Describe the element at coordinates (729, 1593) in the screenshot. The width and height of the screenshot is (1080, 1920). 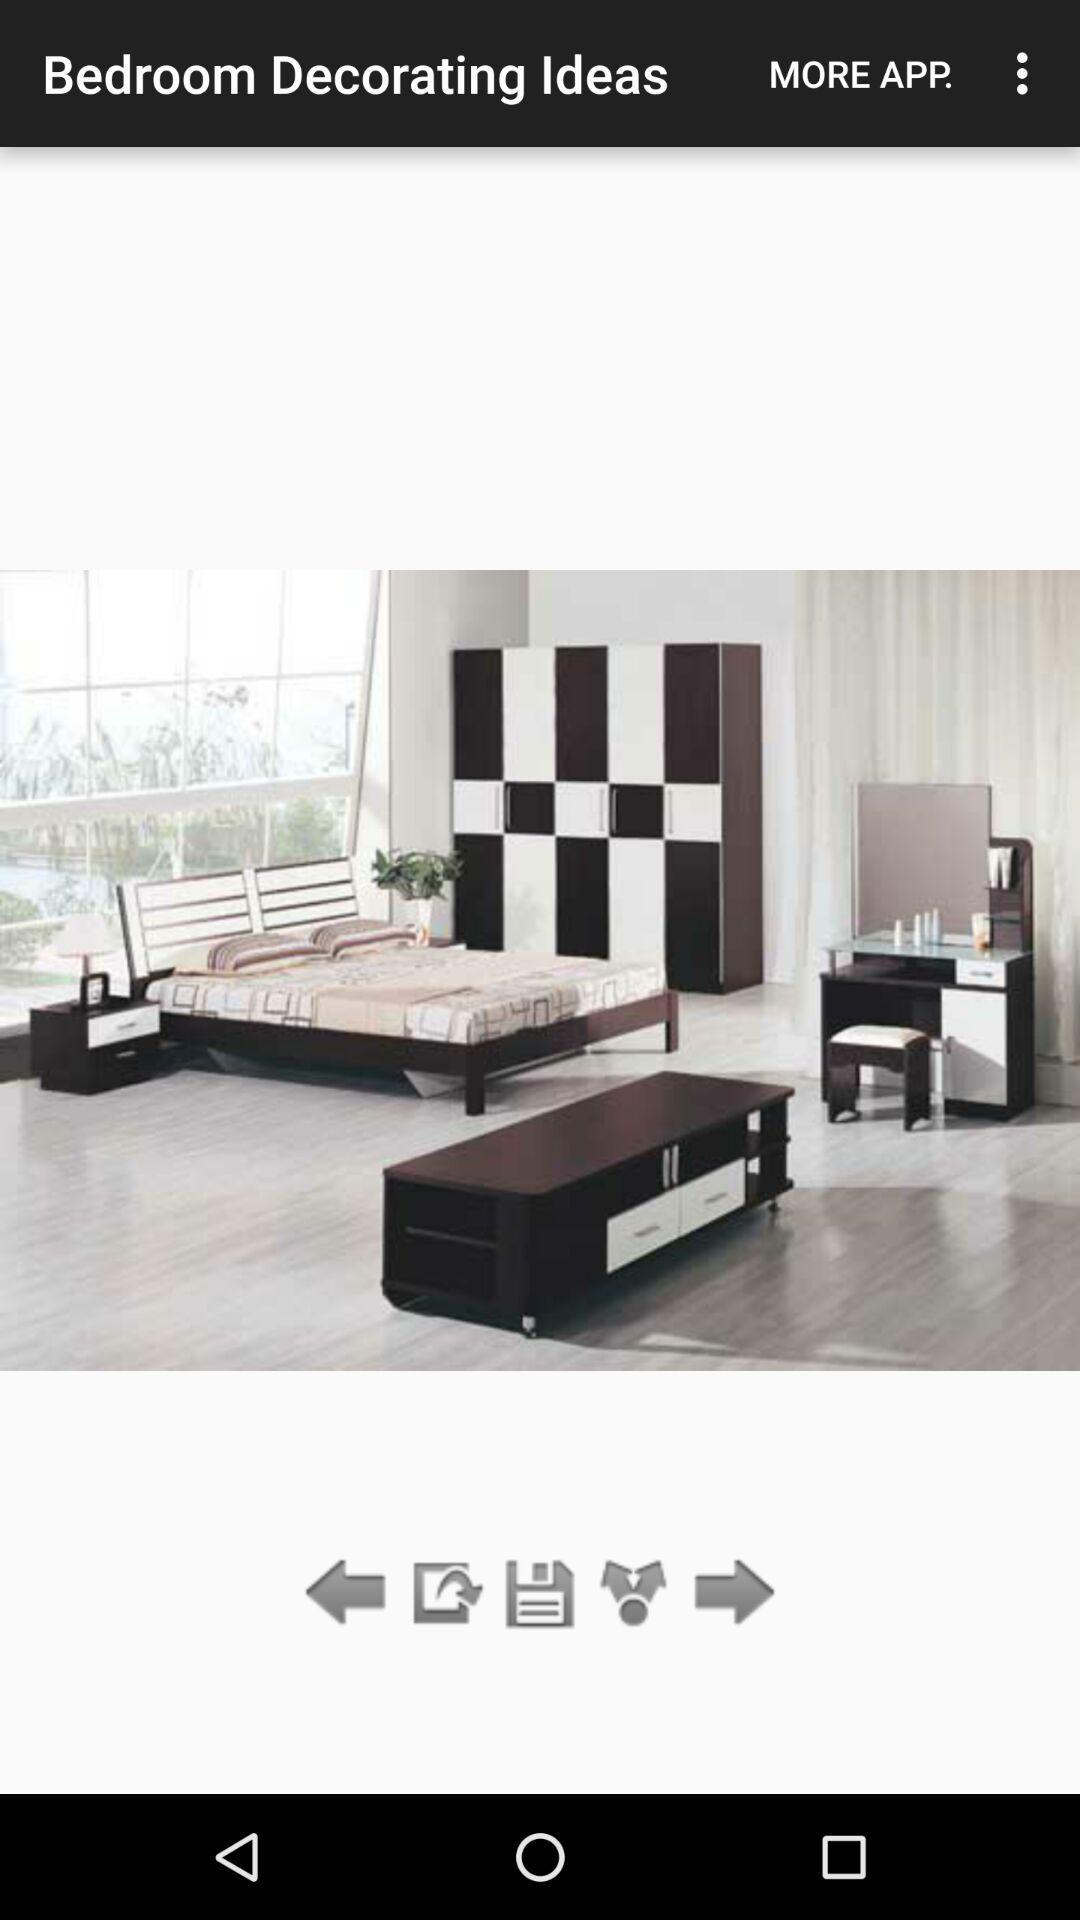
I see `the arrow_forward icon` at that location.